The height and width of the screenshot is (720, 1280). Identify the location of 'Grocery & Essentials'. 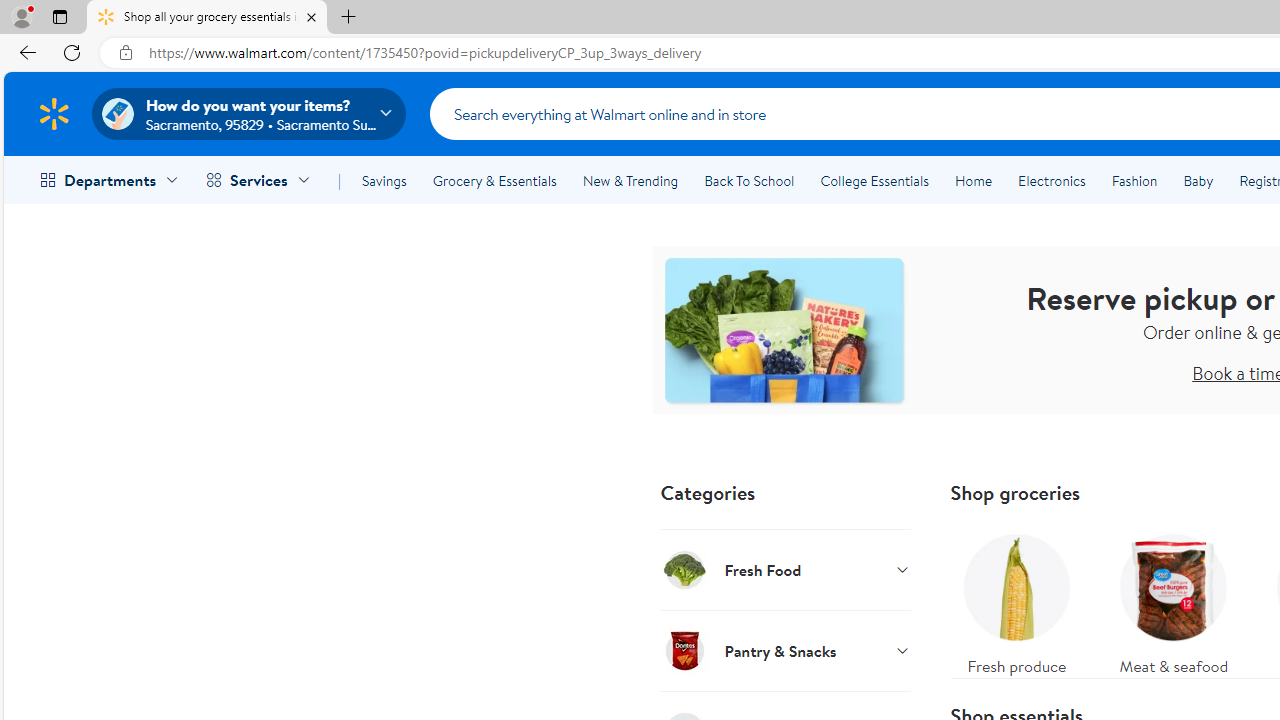
(494, 181).